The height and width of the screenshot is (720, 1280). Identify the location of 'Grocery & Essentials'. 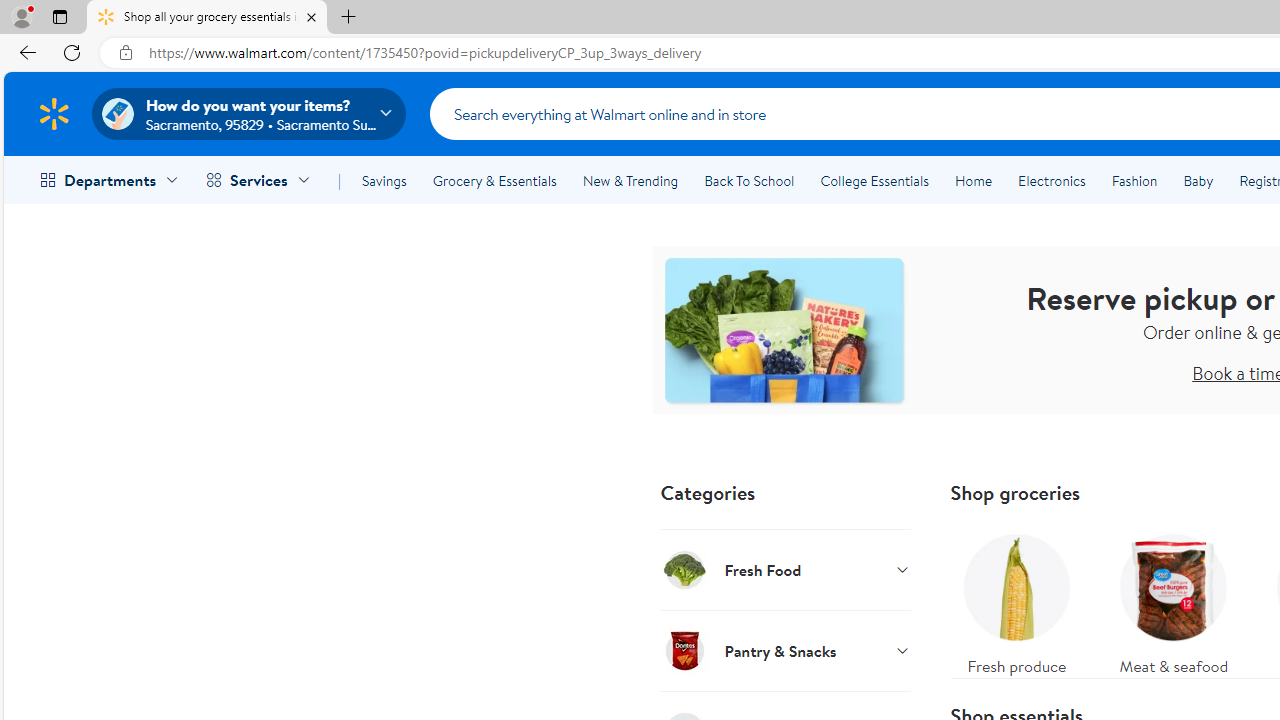
(494, 181).